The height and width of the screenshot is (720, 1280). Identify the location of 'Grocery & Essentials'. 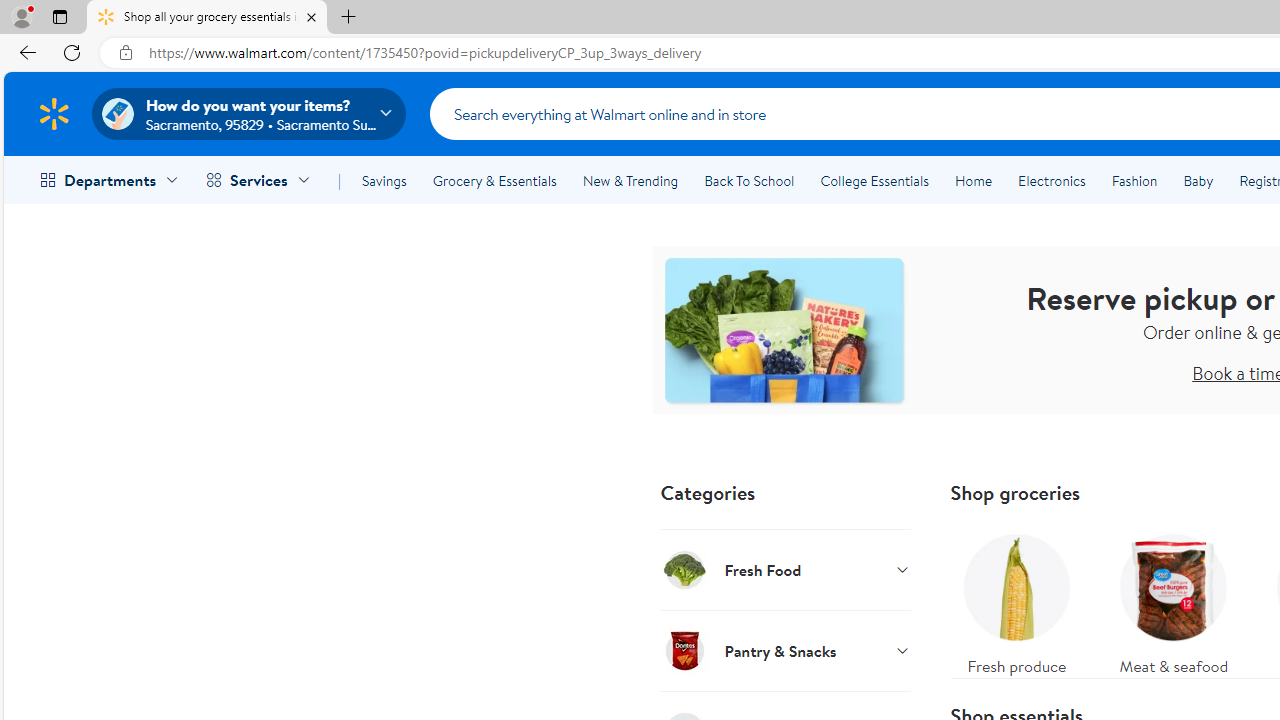
(494, 181).